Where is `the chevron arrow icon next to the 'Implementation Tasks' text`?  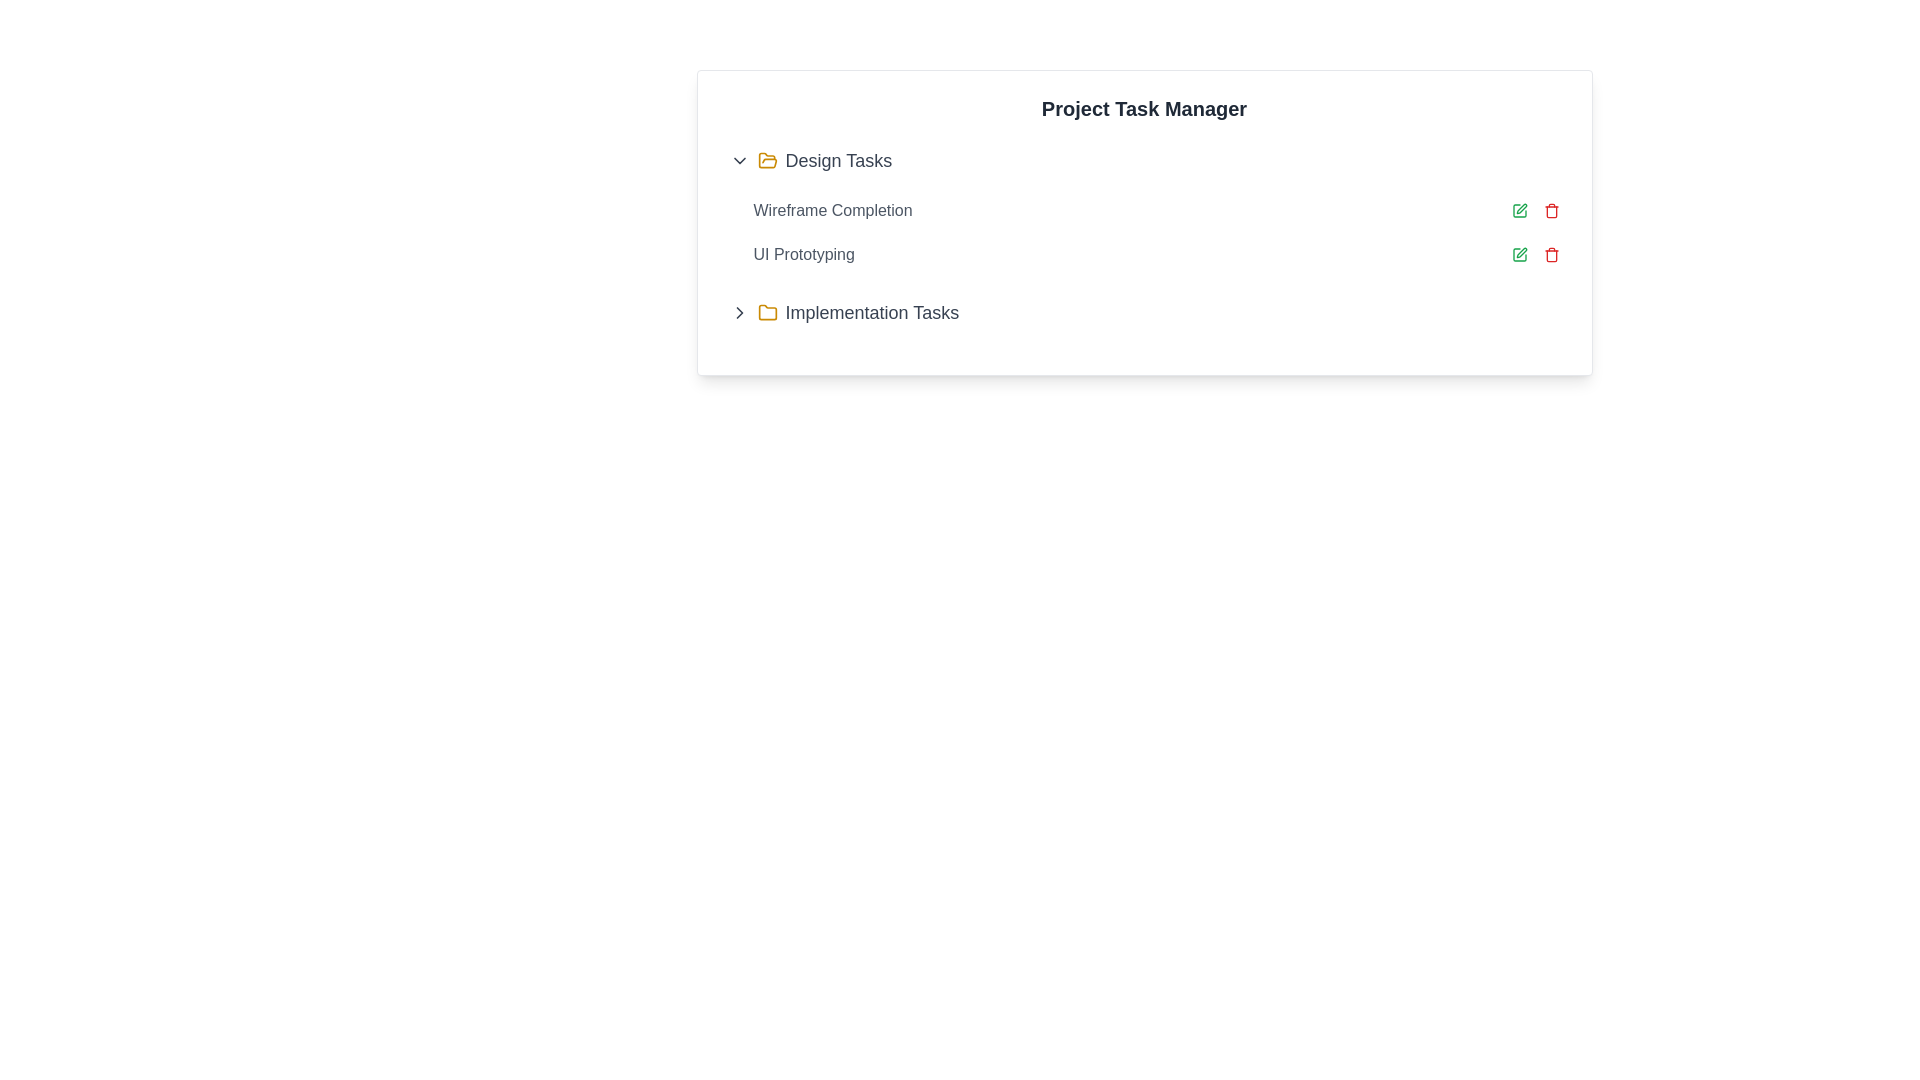 the chevron arrow icon next to the 'Implementation Tasks' text is located at coordinates (738, 312).